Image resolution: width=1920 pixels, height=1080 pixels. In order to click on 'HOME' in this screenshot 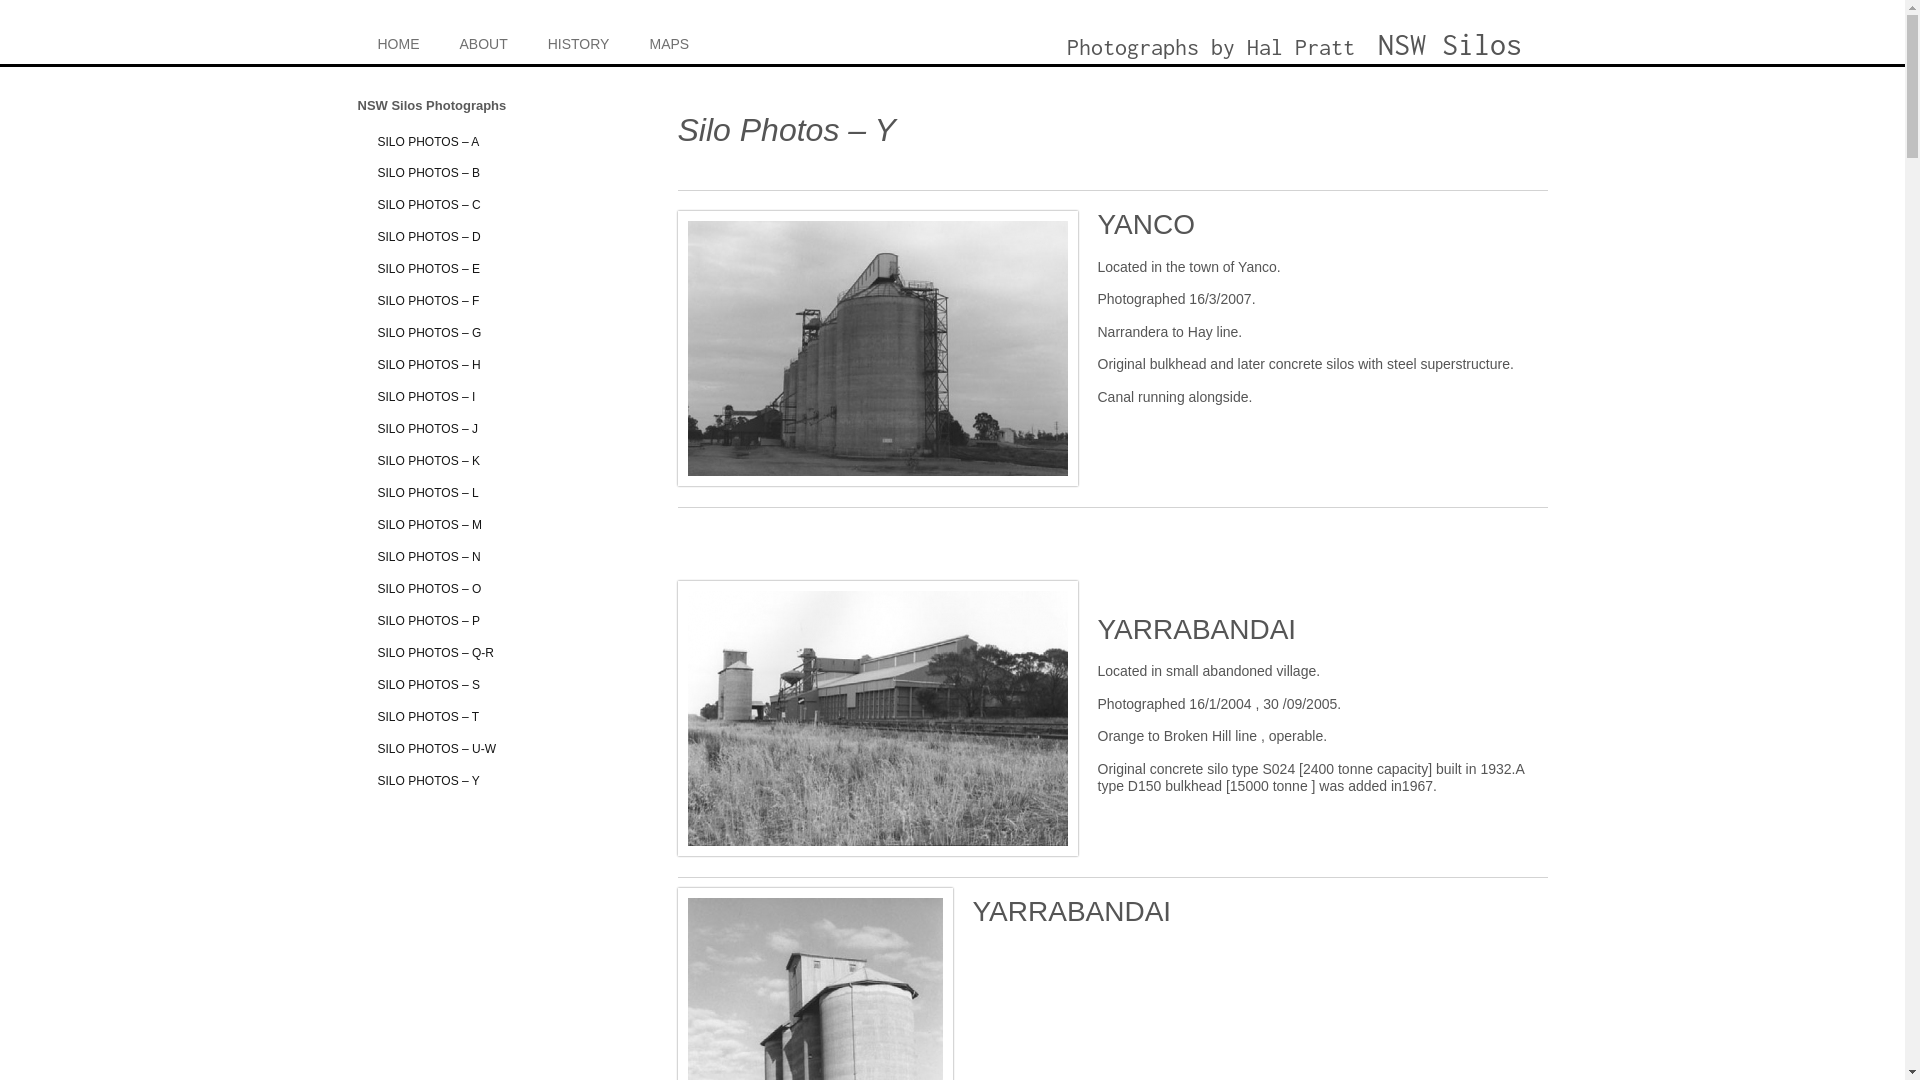, I will do `click(398, 41)`.